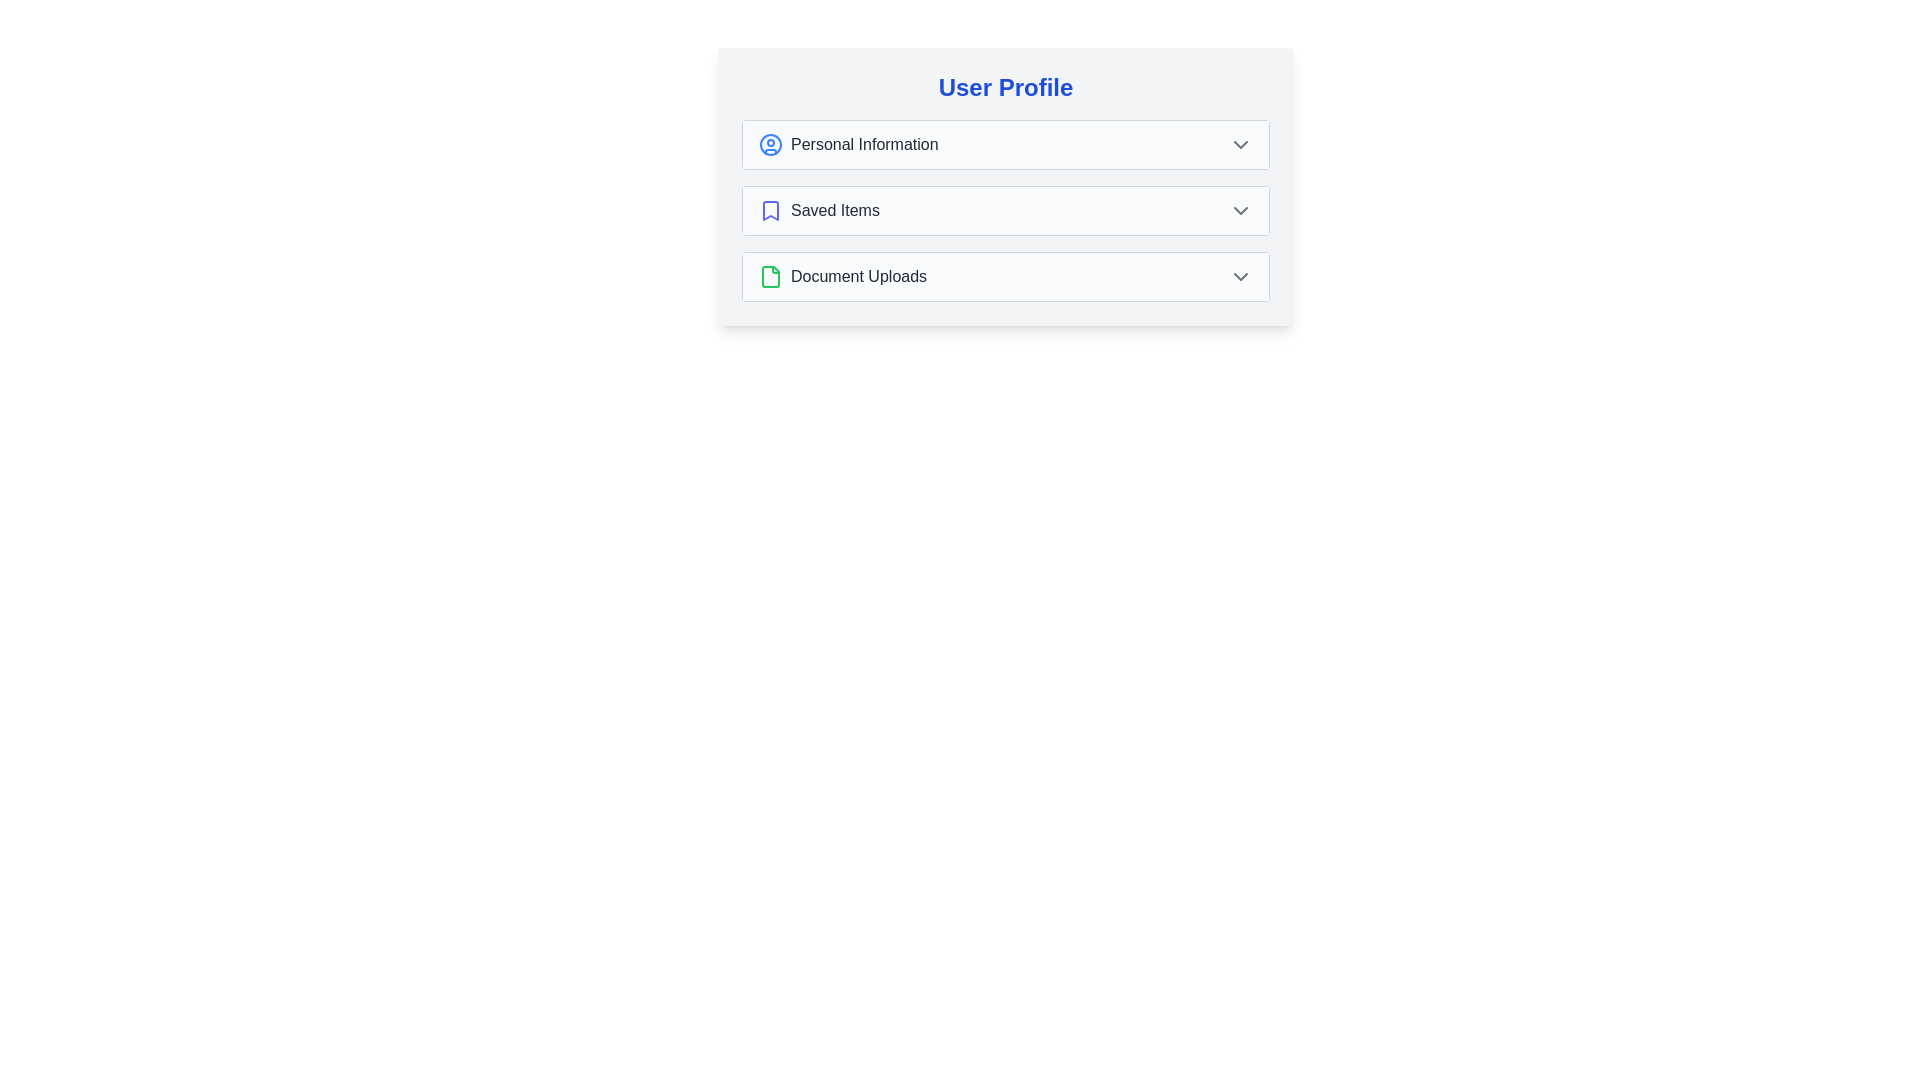  What do you see at coordinates (1240, 144) in the screenshot?
I see `the dropdown toggle or chevron icon located at the far-right end of the 'Personal Information' section in the 'User Profile' card` at bounding box center [1240, 144].